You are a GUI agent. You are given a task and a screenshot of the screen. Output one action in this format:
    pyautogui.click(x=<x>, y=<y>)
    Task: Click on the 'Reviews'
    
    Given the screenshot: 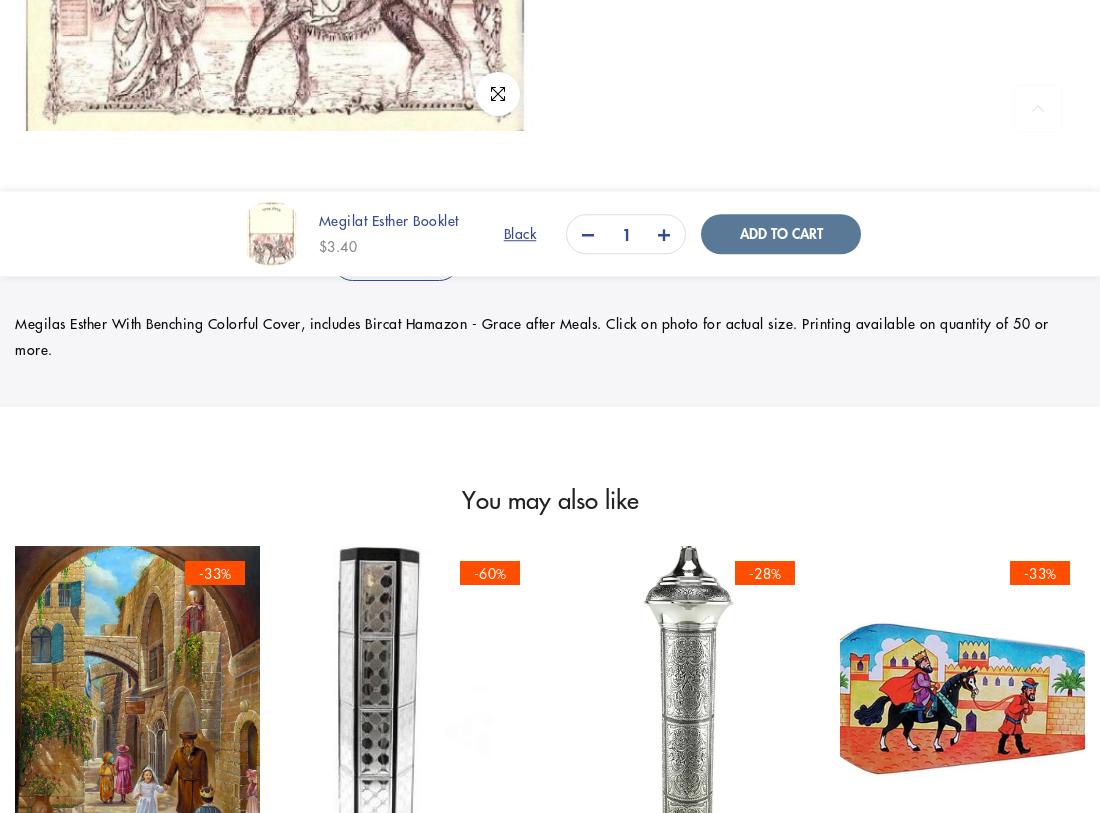 What is the action you would take?
    pyautogui.click(x=713, y=259)
    